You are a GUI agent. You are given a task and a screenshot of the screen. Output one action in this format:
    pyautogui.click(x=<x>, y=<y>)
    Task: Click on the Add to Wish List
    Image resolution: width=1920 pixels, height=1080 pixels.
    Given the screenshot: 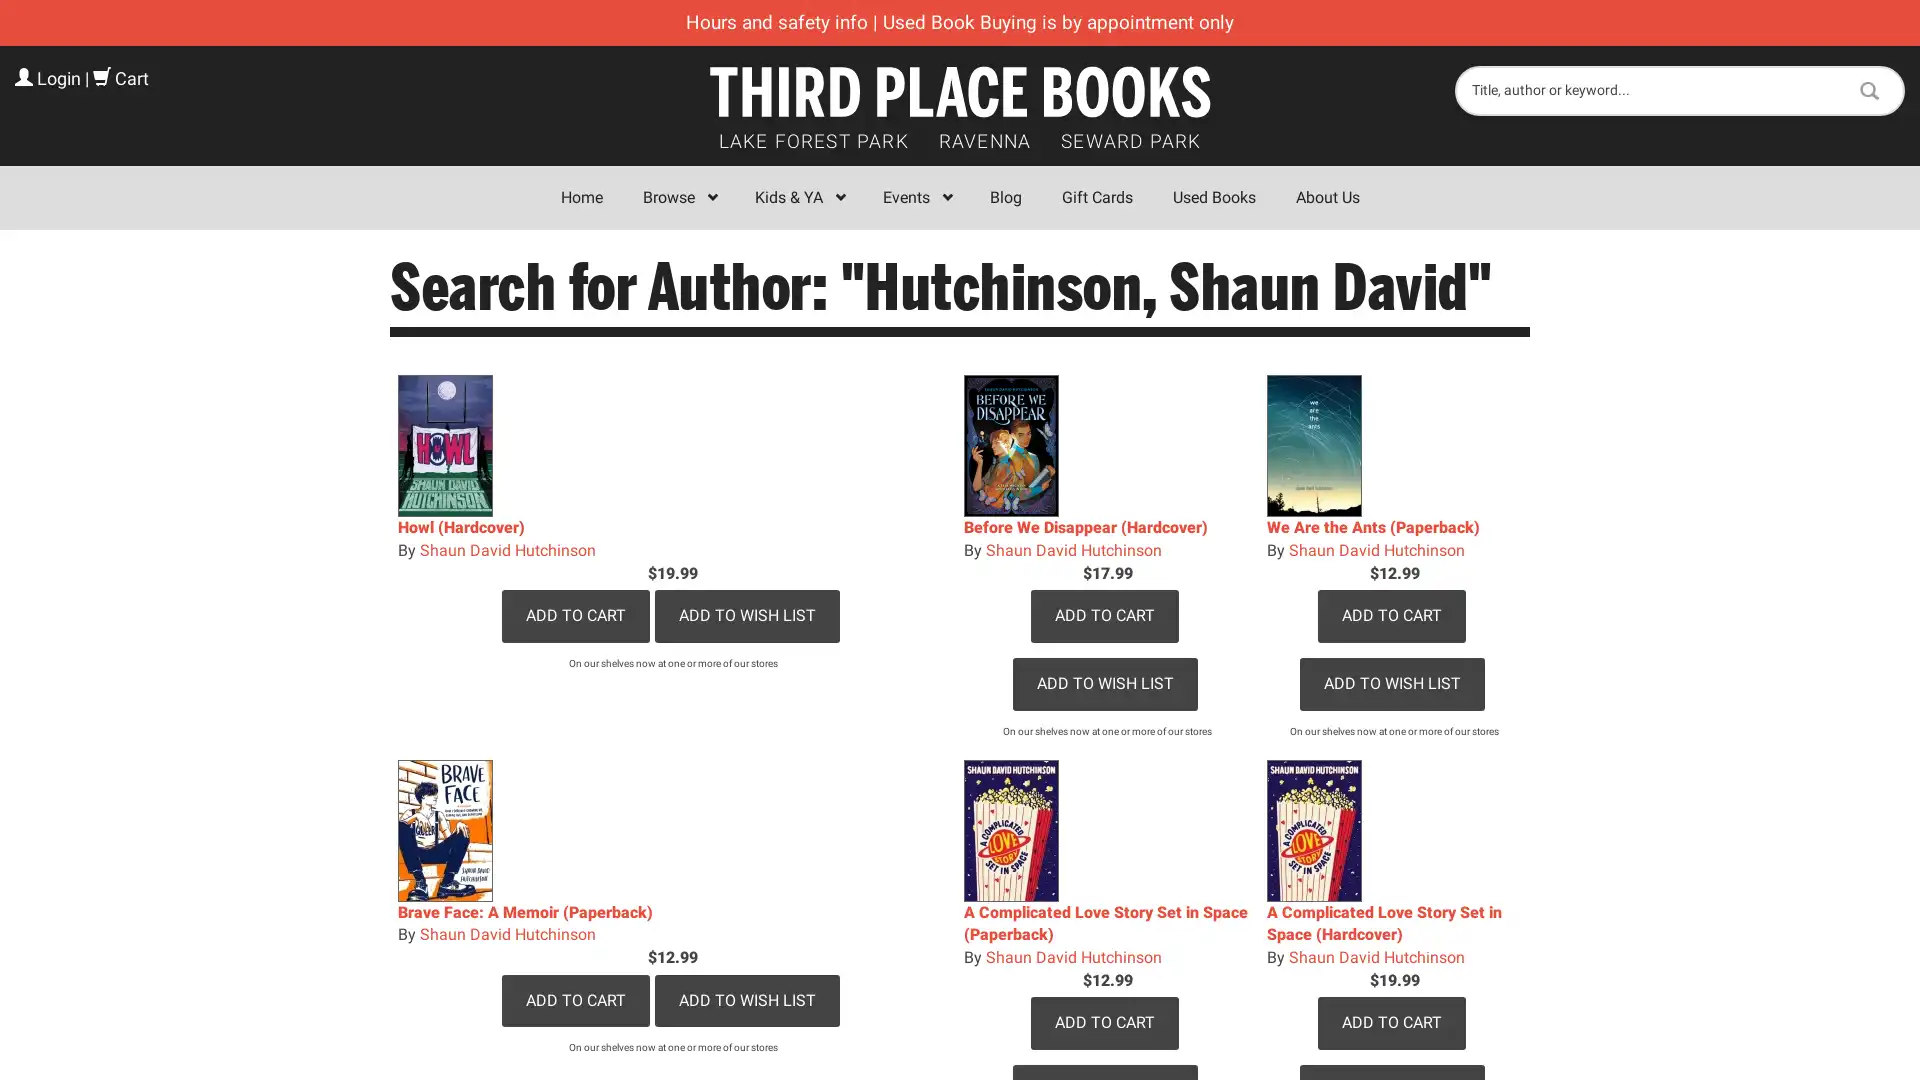 What is the action you would take?
    pyautogui.click(x=745, y=1000)
    